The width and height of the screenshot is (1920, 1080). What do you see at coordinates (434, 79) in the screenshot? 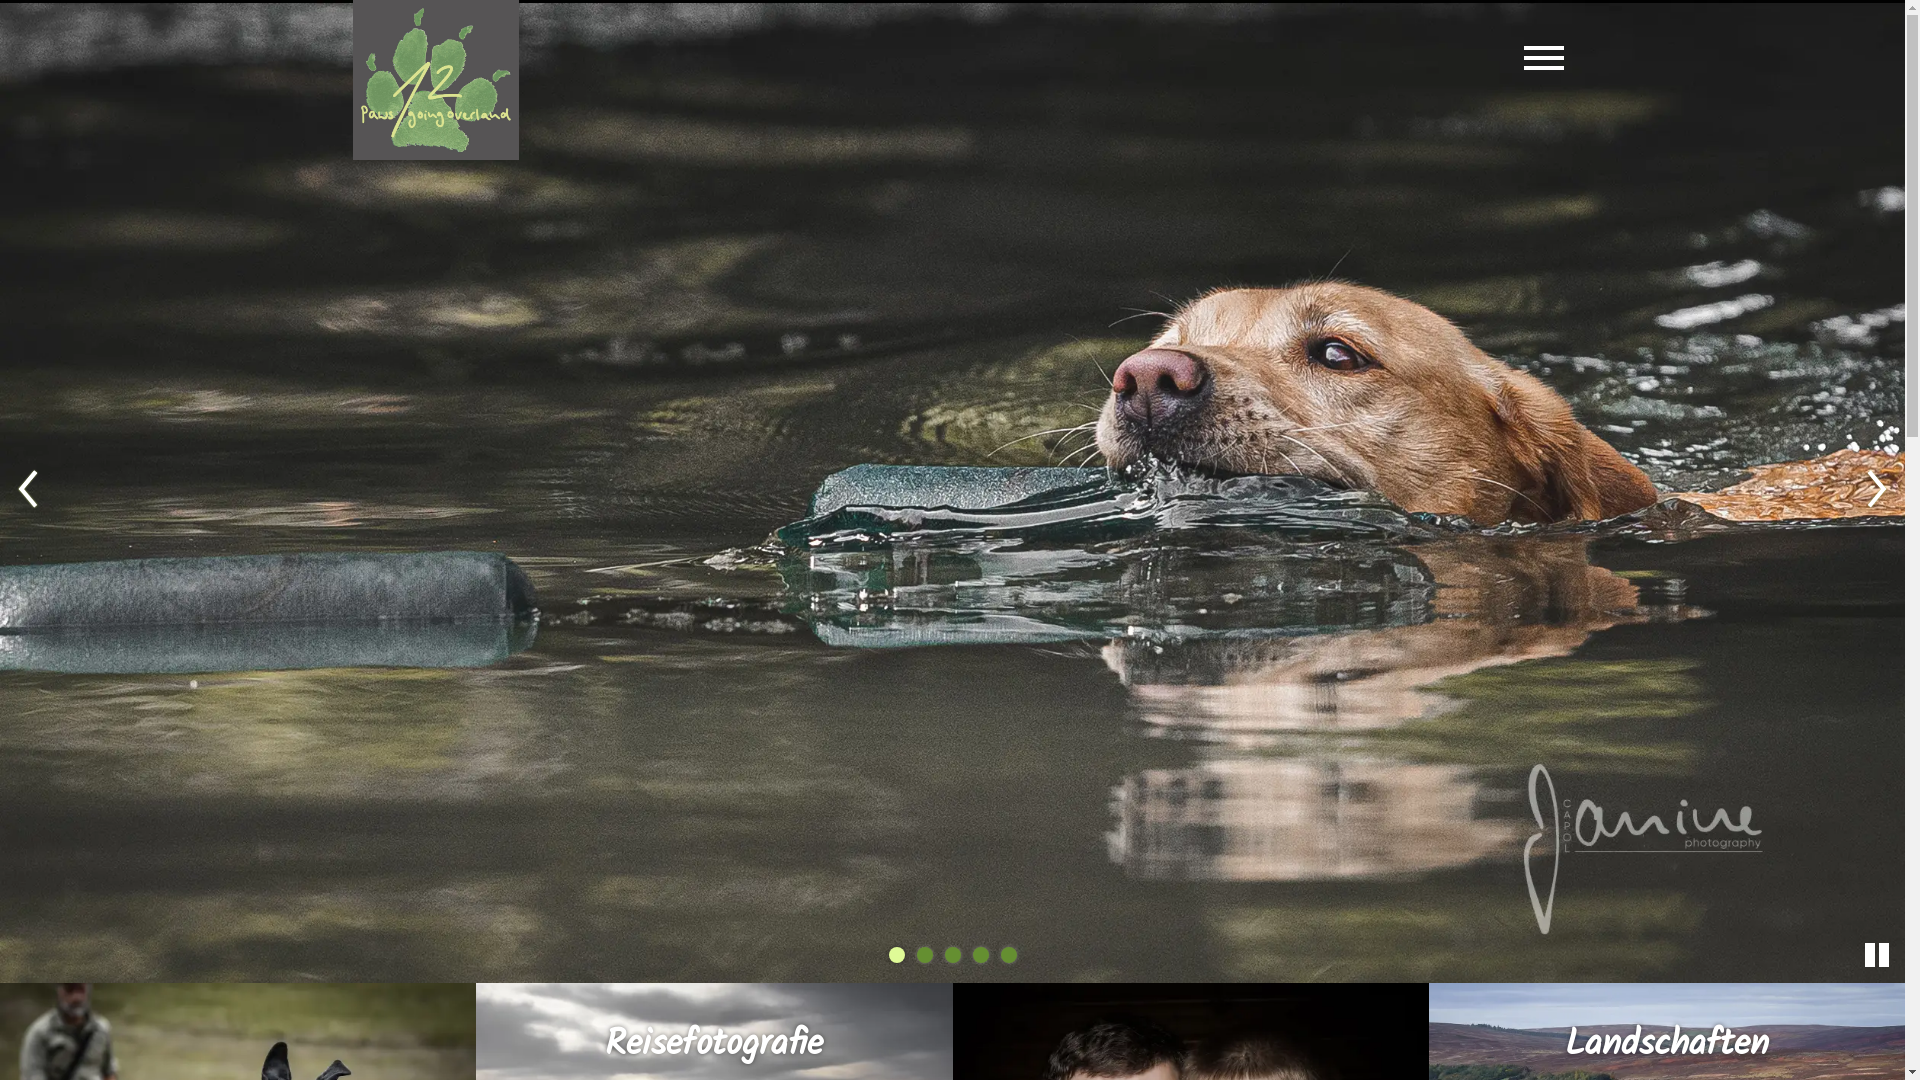
I see `'Zur Startseite'` at bounding box center [434, 79].